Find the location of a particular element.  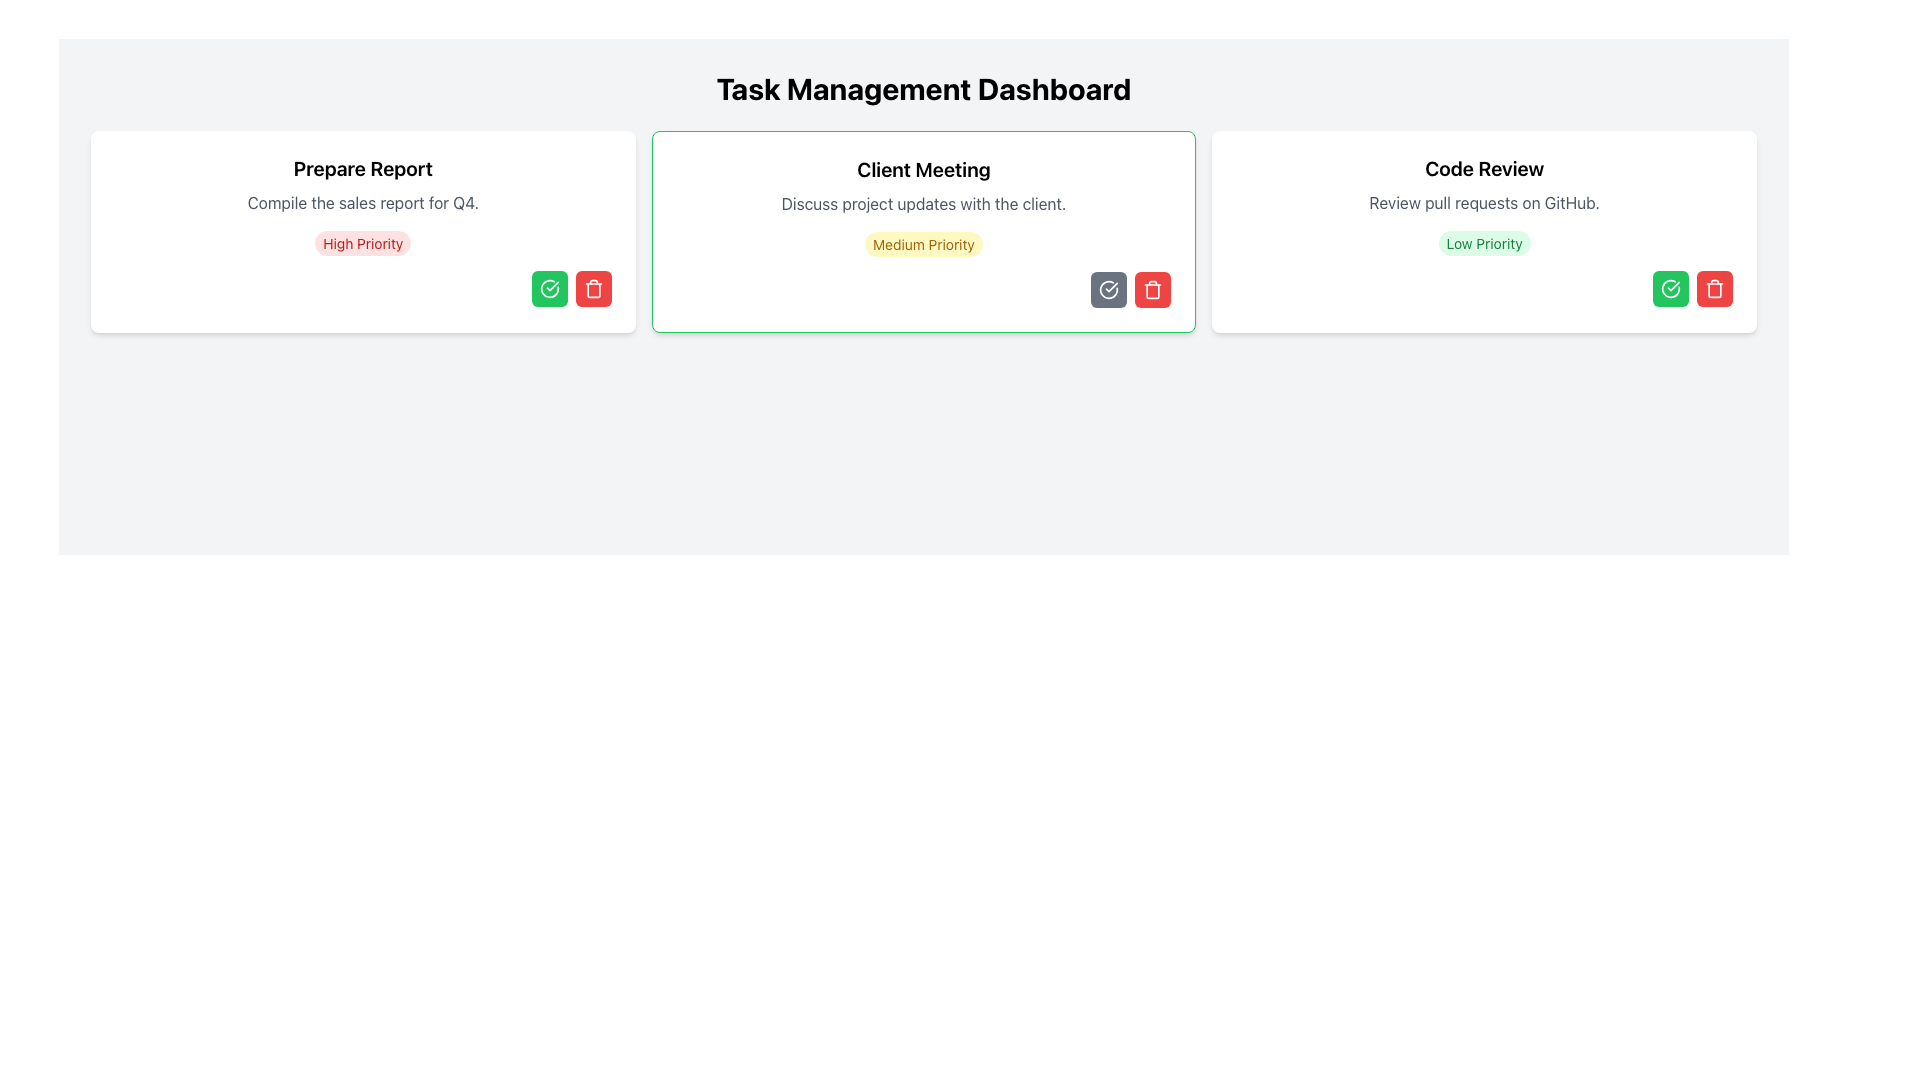

the deletion button located in the lower-right corner of the 'Client Meeting' task card to observe interactive effects such as changes in opacity is located at coordinates (1153, 289).